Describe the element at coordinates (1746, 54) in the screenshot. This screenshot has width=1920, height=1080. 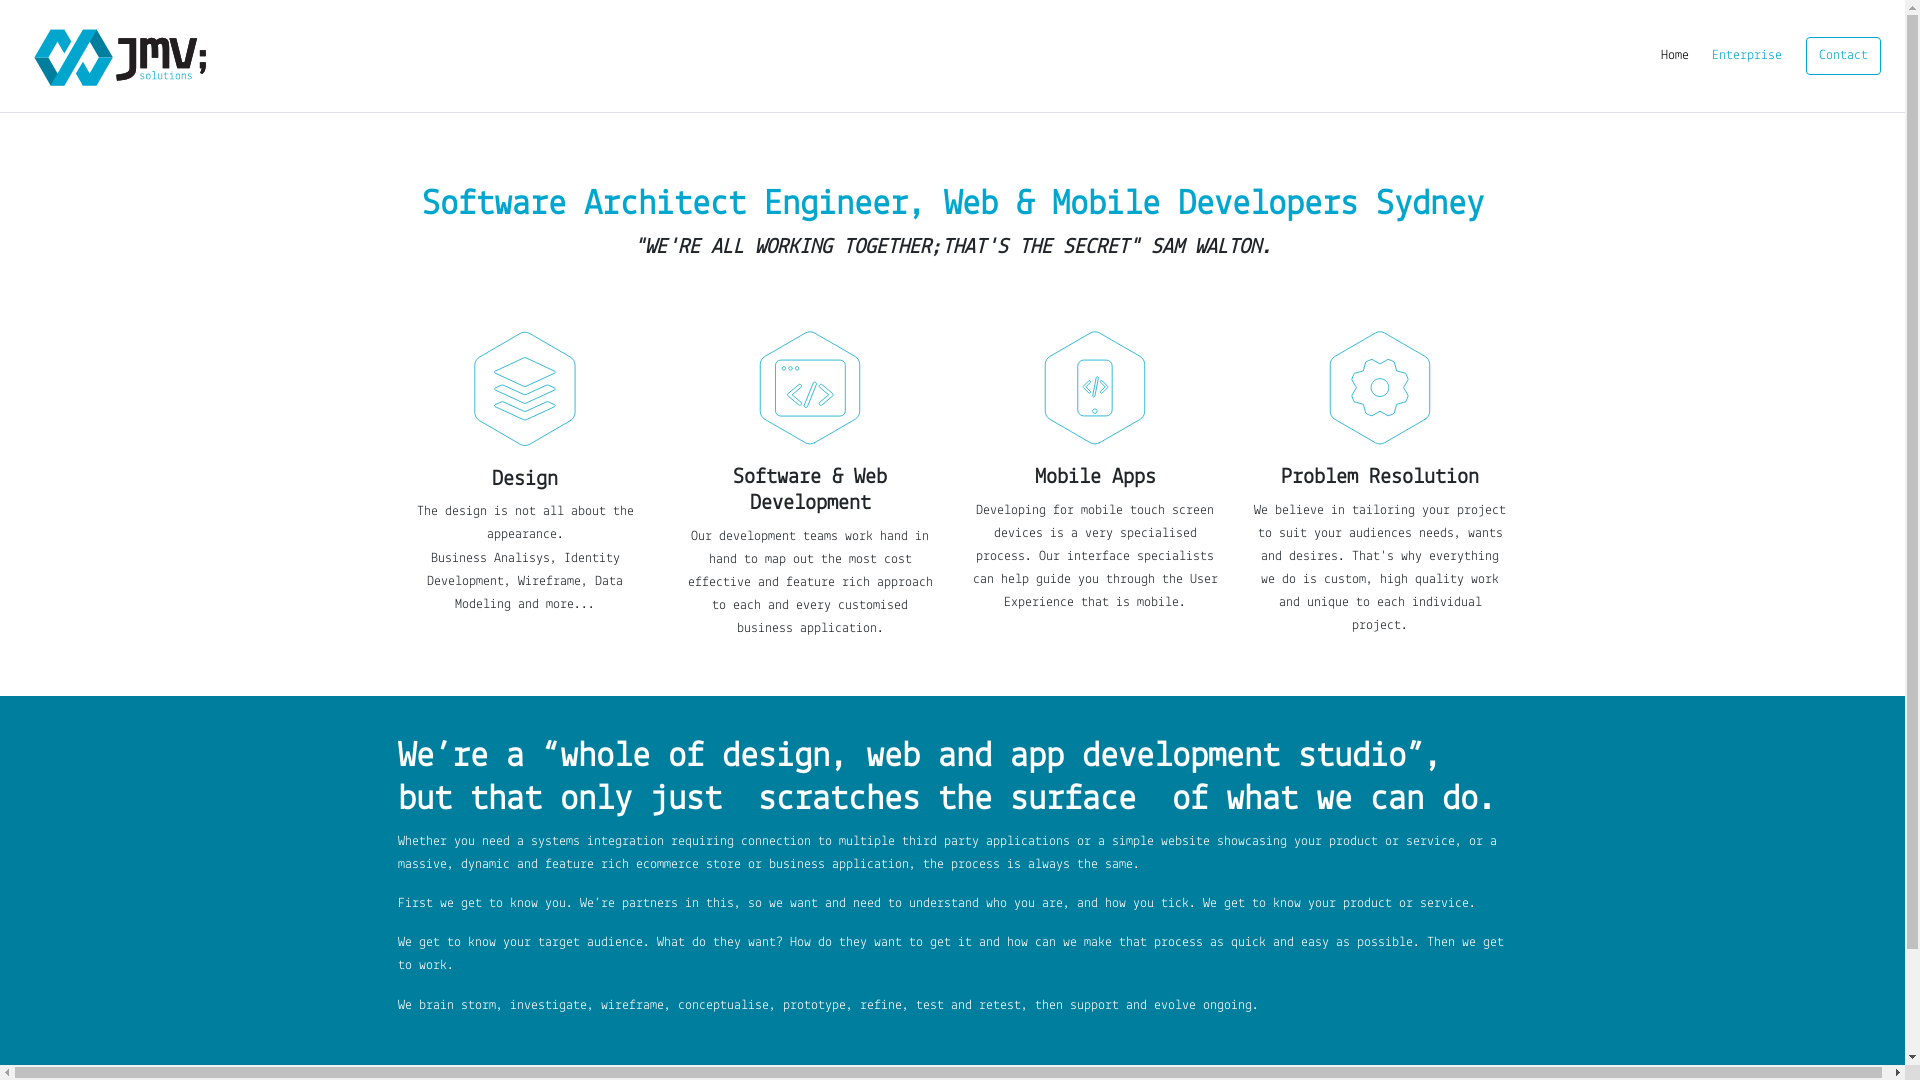
I see `'Enterprise'` at that location.